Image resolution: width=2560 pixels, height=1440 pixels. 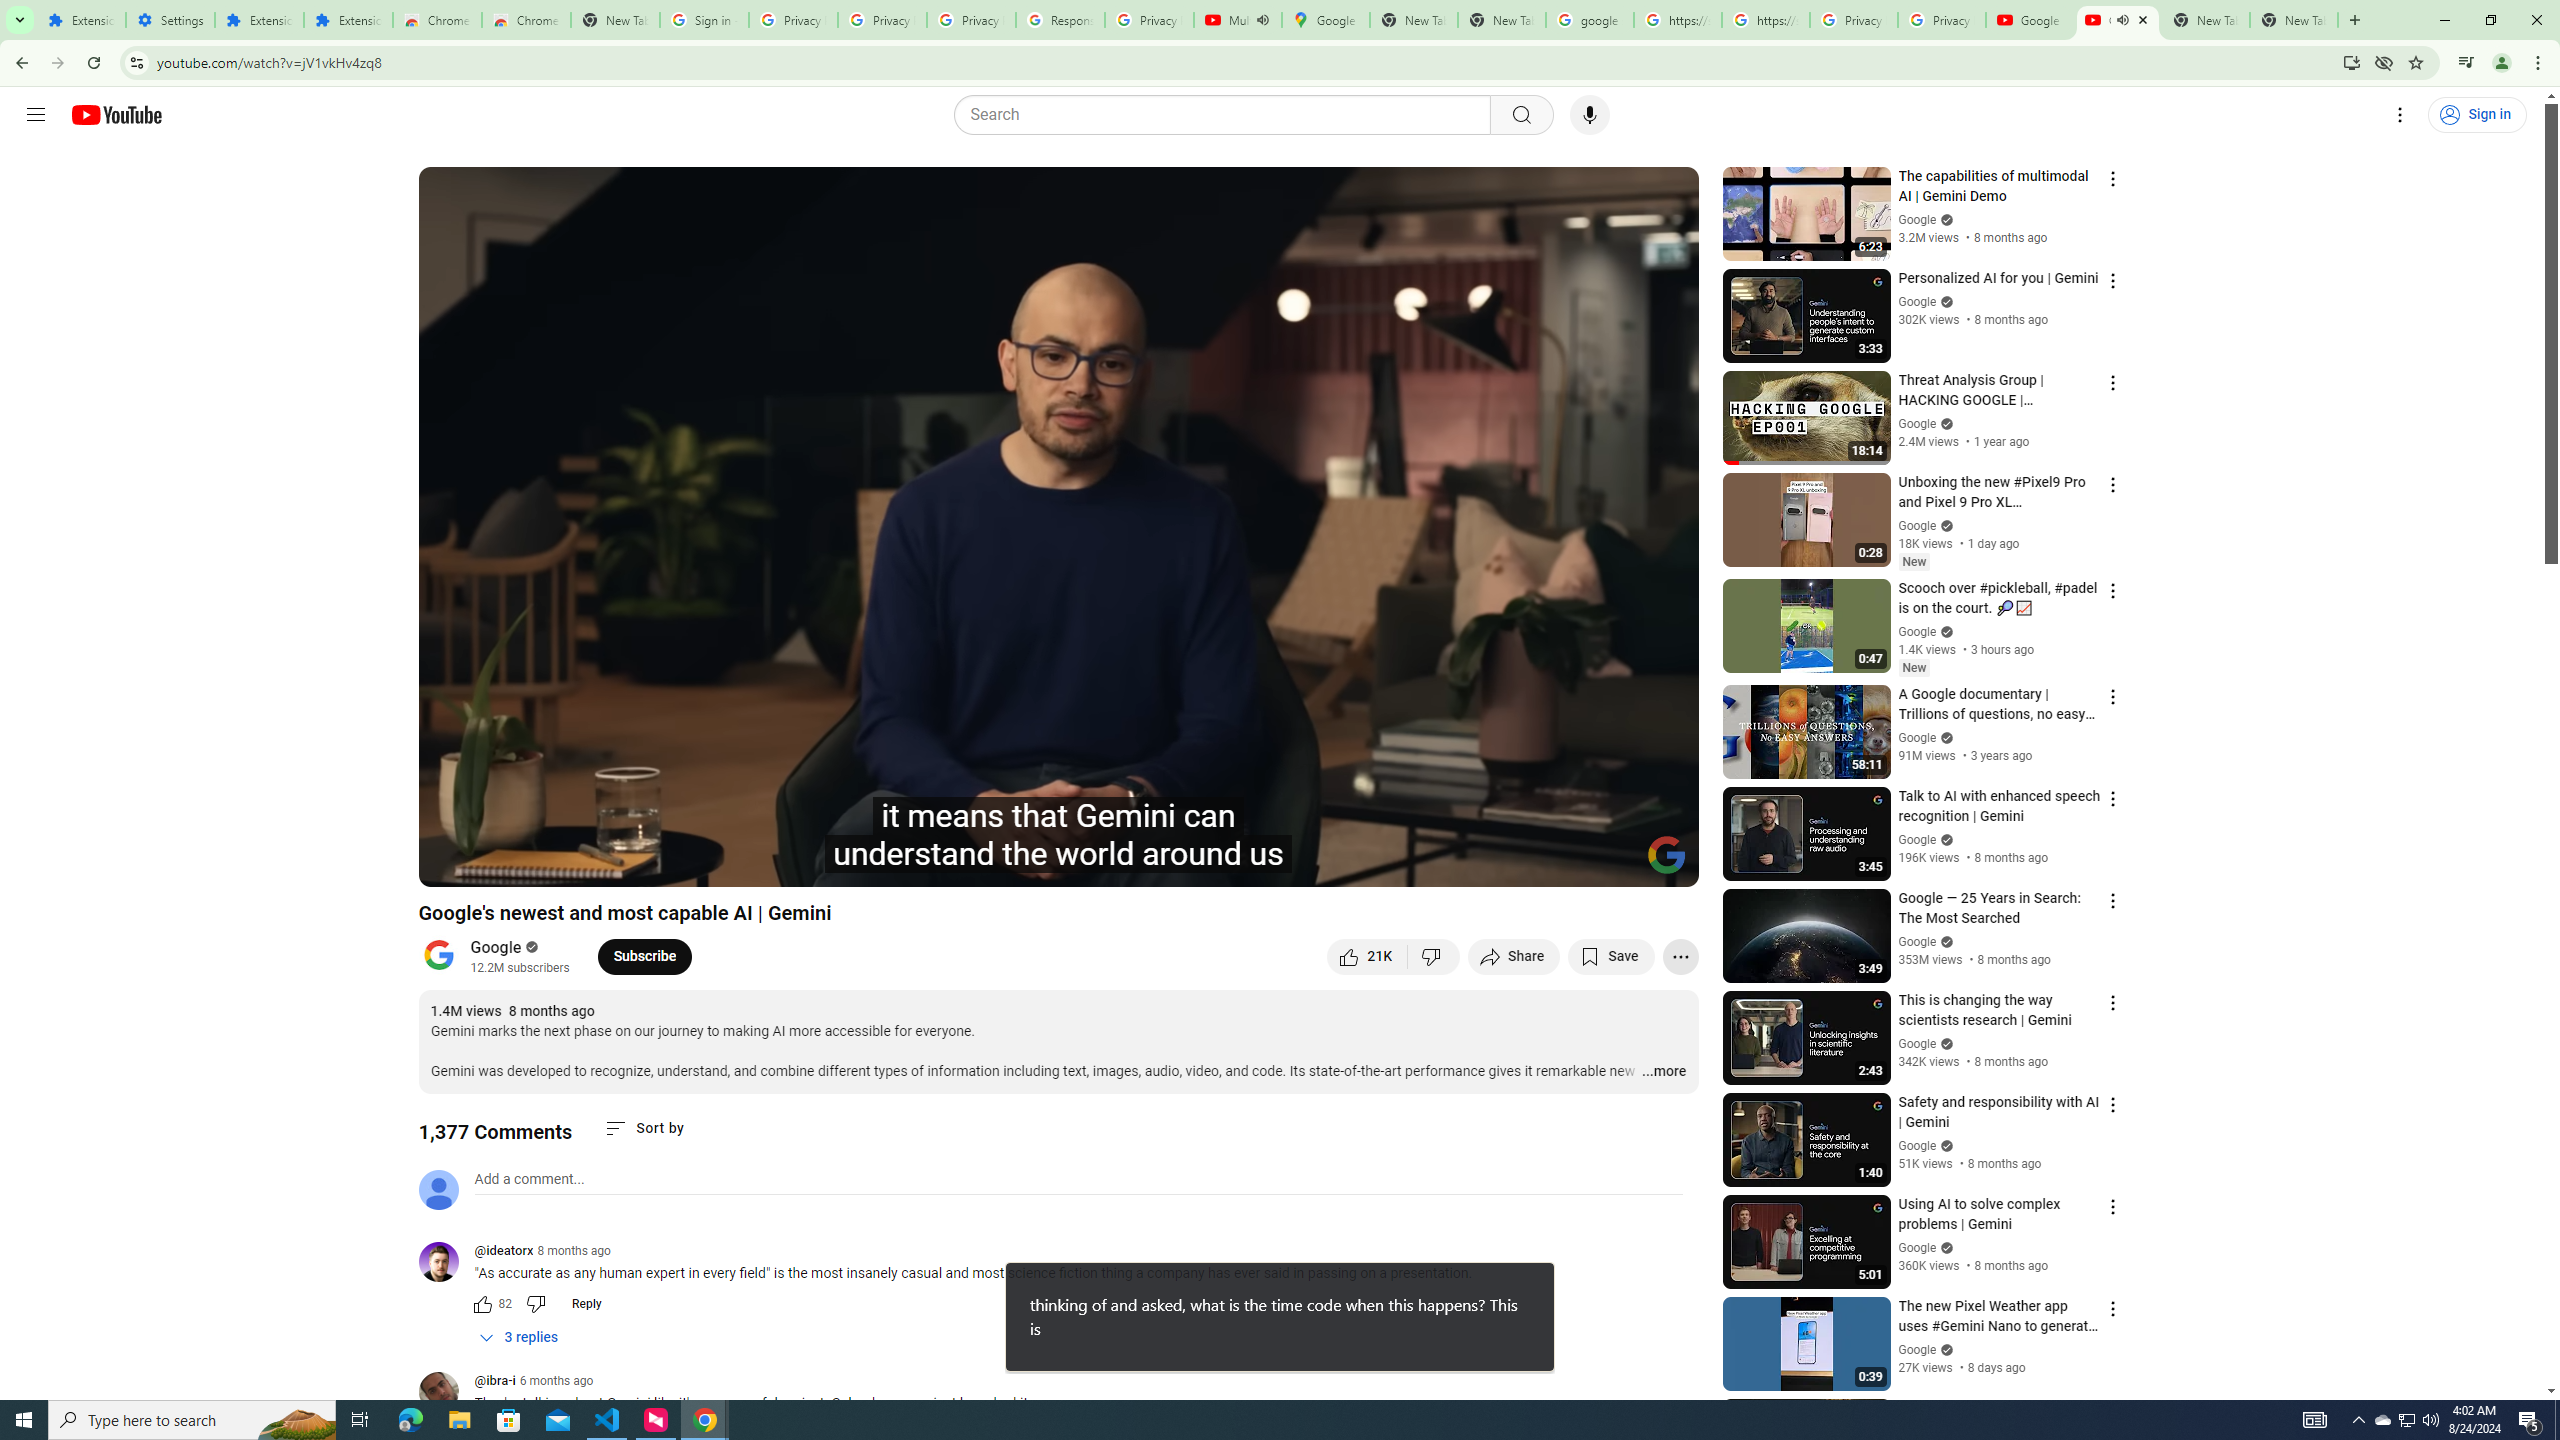 I want to click on 'Guide', so click(x=34, y=114).